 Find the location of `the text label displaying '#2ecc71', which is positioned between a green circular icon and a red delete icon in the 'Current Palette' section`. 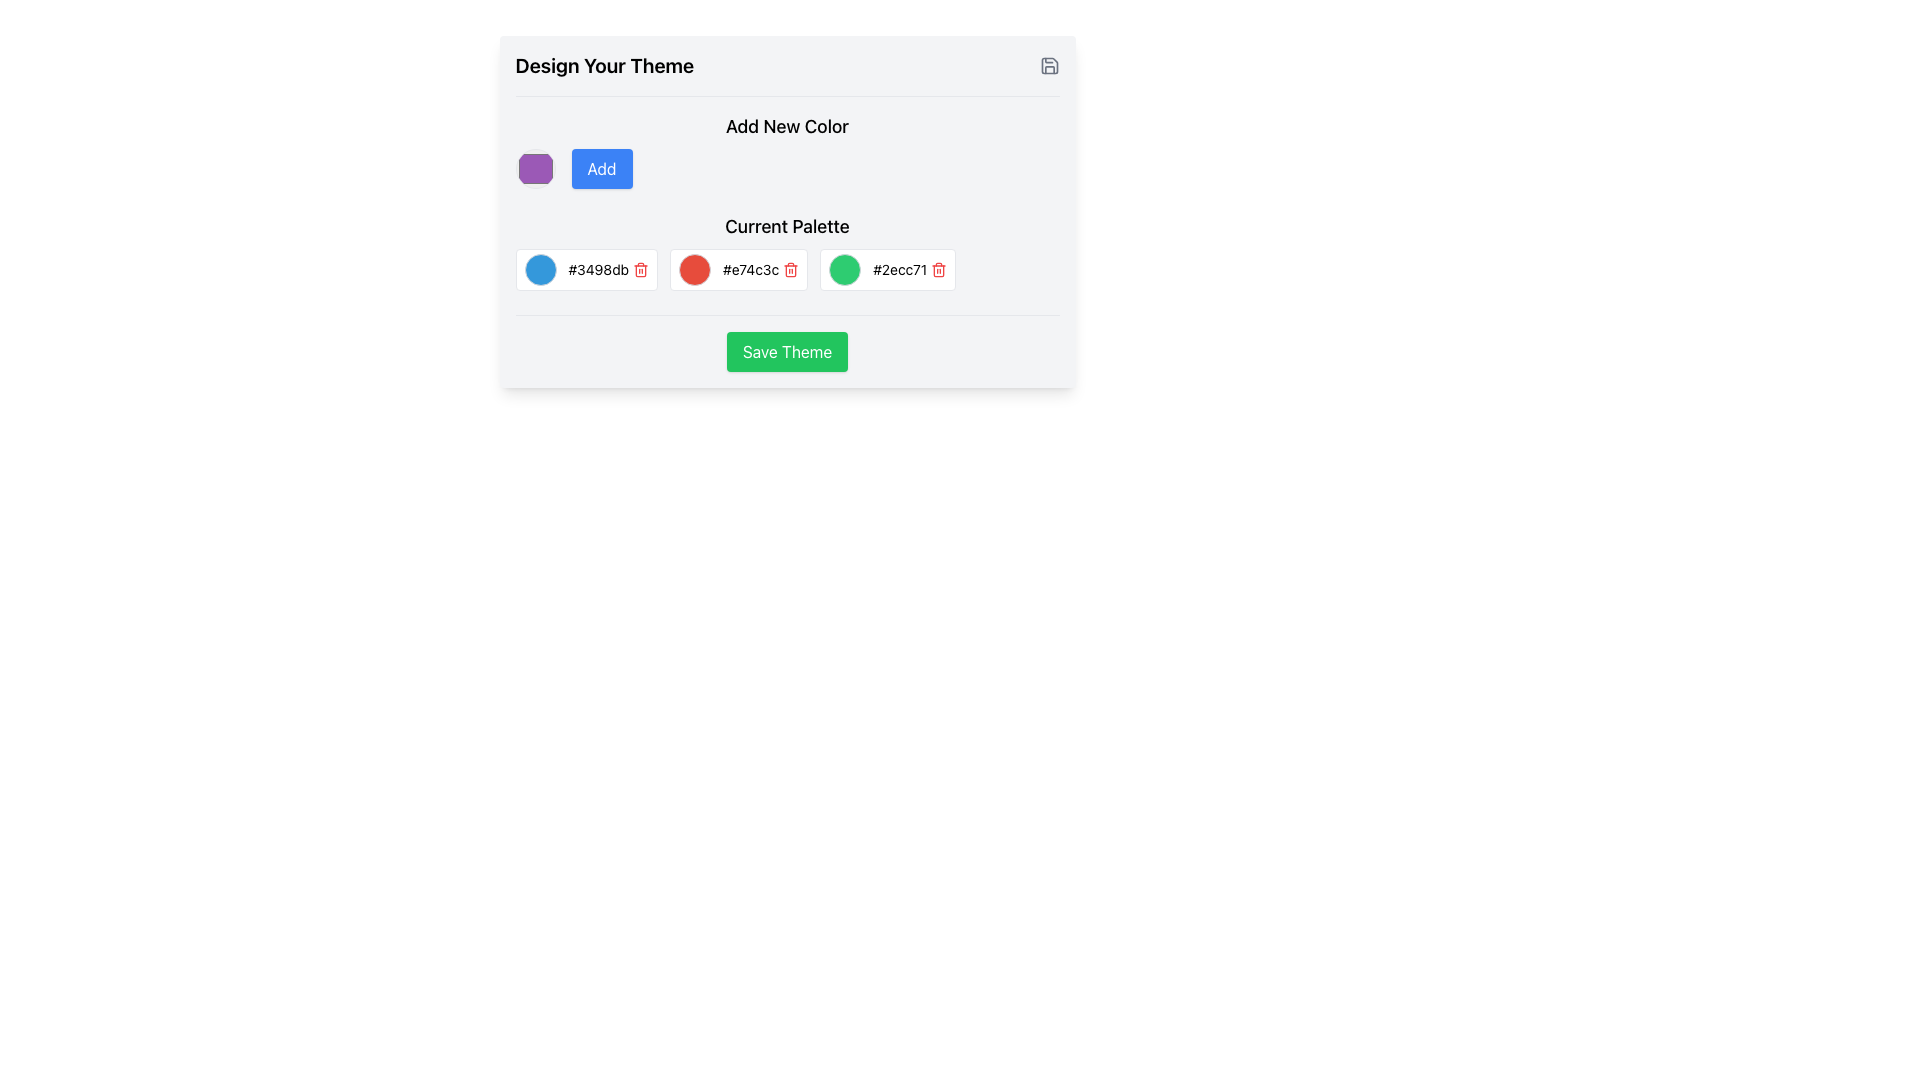

the text label displaying '#2ecc71', which is positioned between a green circular icon and a red delete icon in the 'Current Palette' section is located at coordinates (899, 270).